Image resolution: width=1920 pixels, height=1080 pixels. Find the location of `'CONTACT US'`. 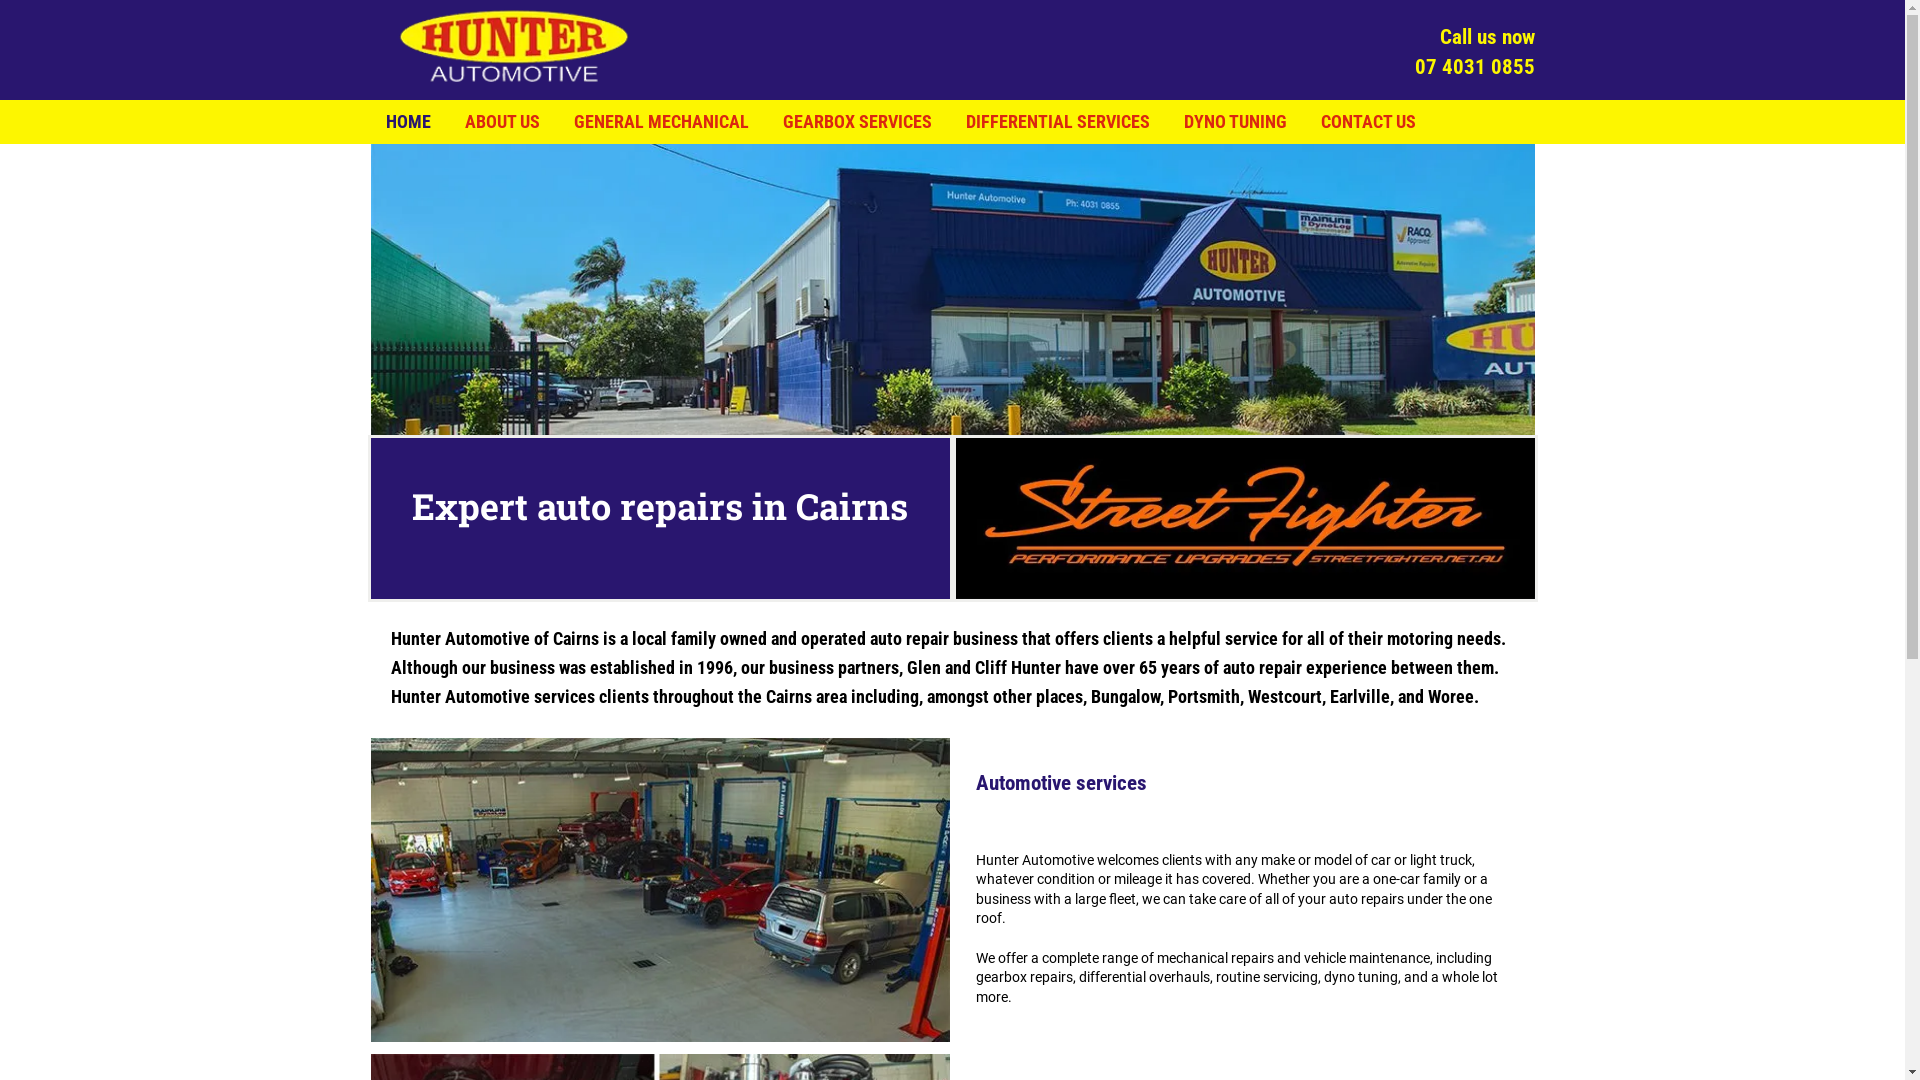

'CONTACT US' is located at coordinates (1366, 122).